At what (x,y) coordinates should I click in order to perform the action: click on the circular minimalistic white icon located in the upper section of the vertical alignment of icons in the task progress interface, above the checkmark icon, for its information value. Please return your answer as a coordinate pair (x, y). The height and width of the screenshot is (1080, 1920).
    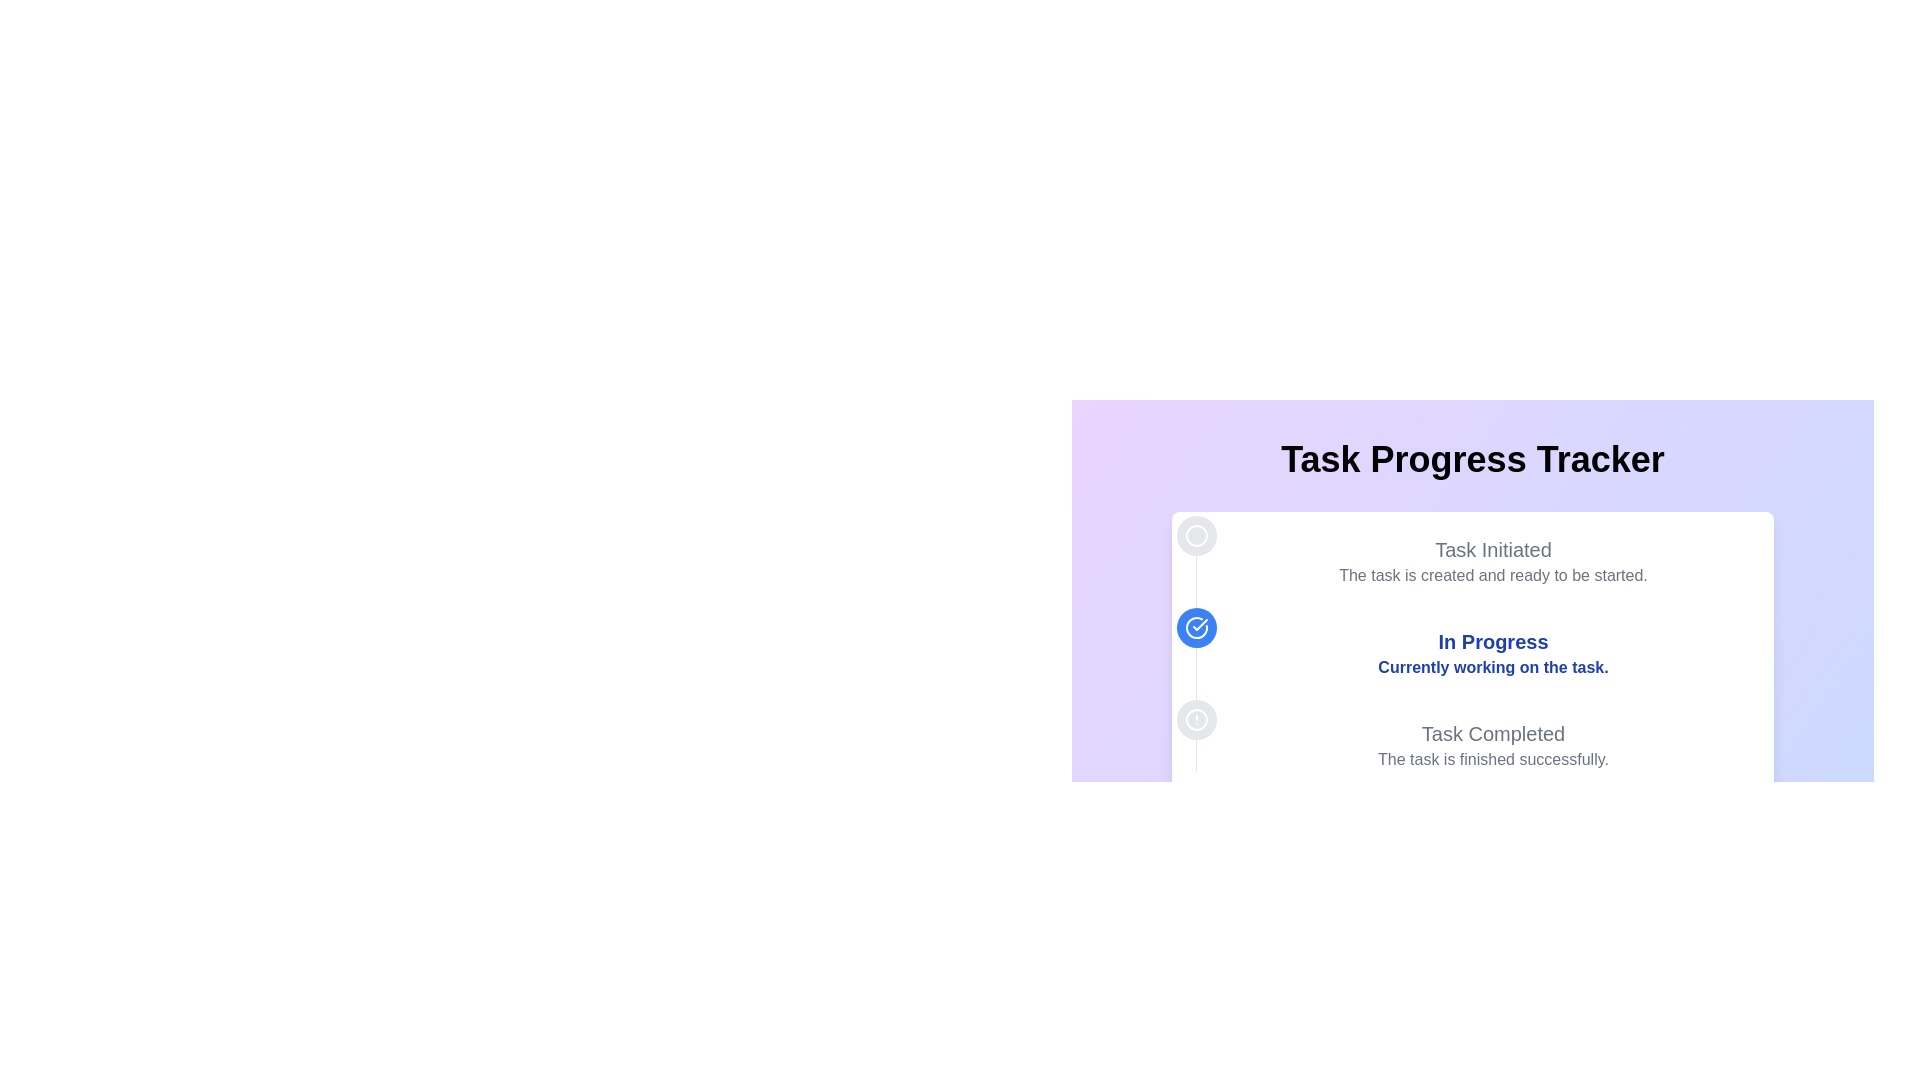
    Looking at the image, I should click on (1197, 535).